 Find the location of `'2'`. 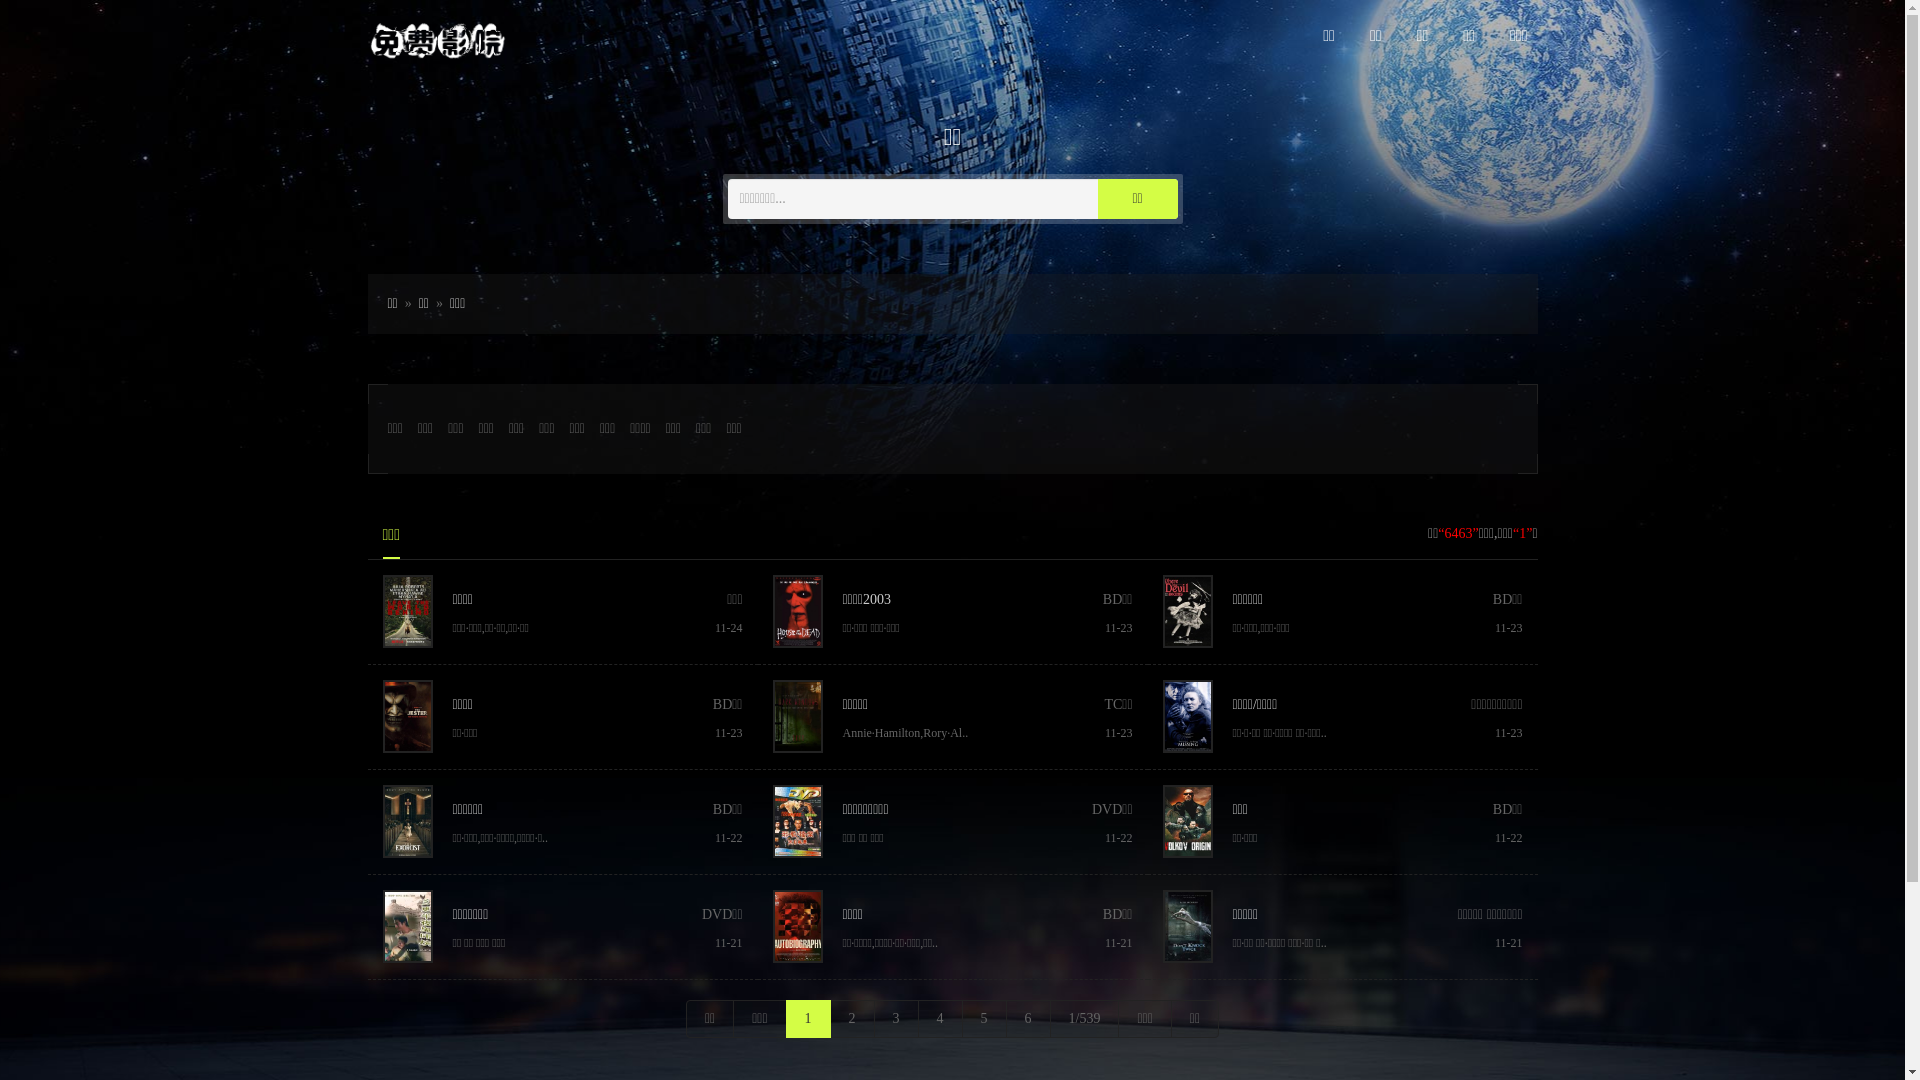

'2' is located at coordinates (830, 1018).